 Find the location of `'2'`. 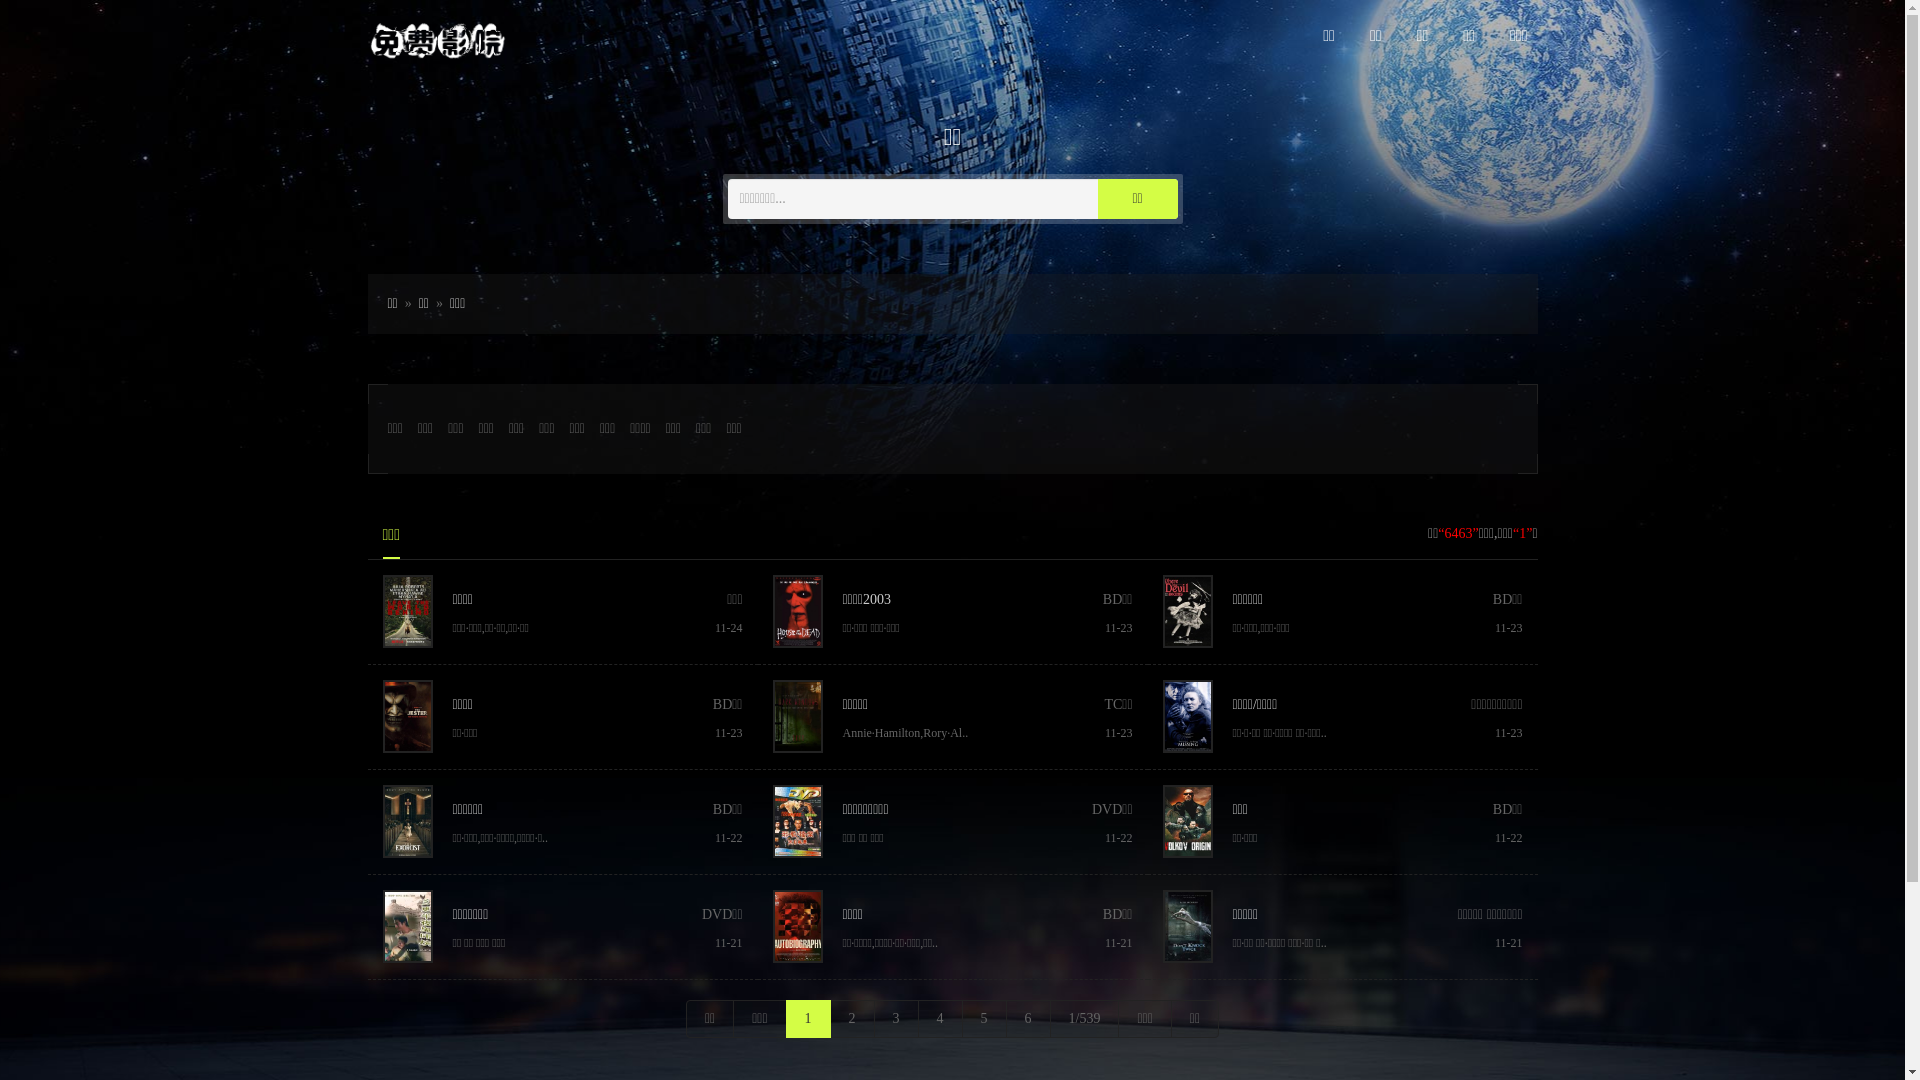

'2' is located at coordinates (830, 1018).